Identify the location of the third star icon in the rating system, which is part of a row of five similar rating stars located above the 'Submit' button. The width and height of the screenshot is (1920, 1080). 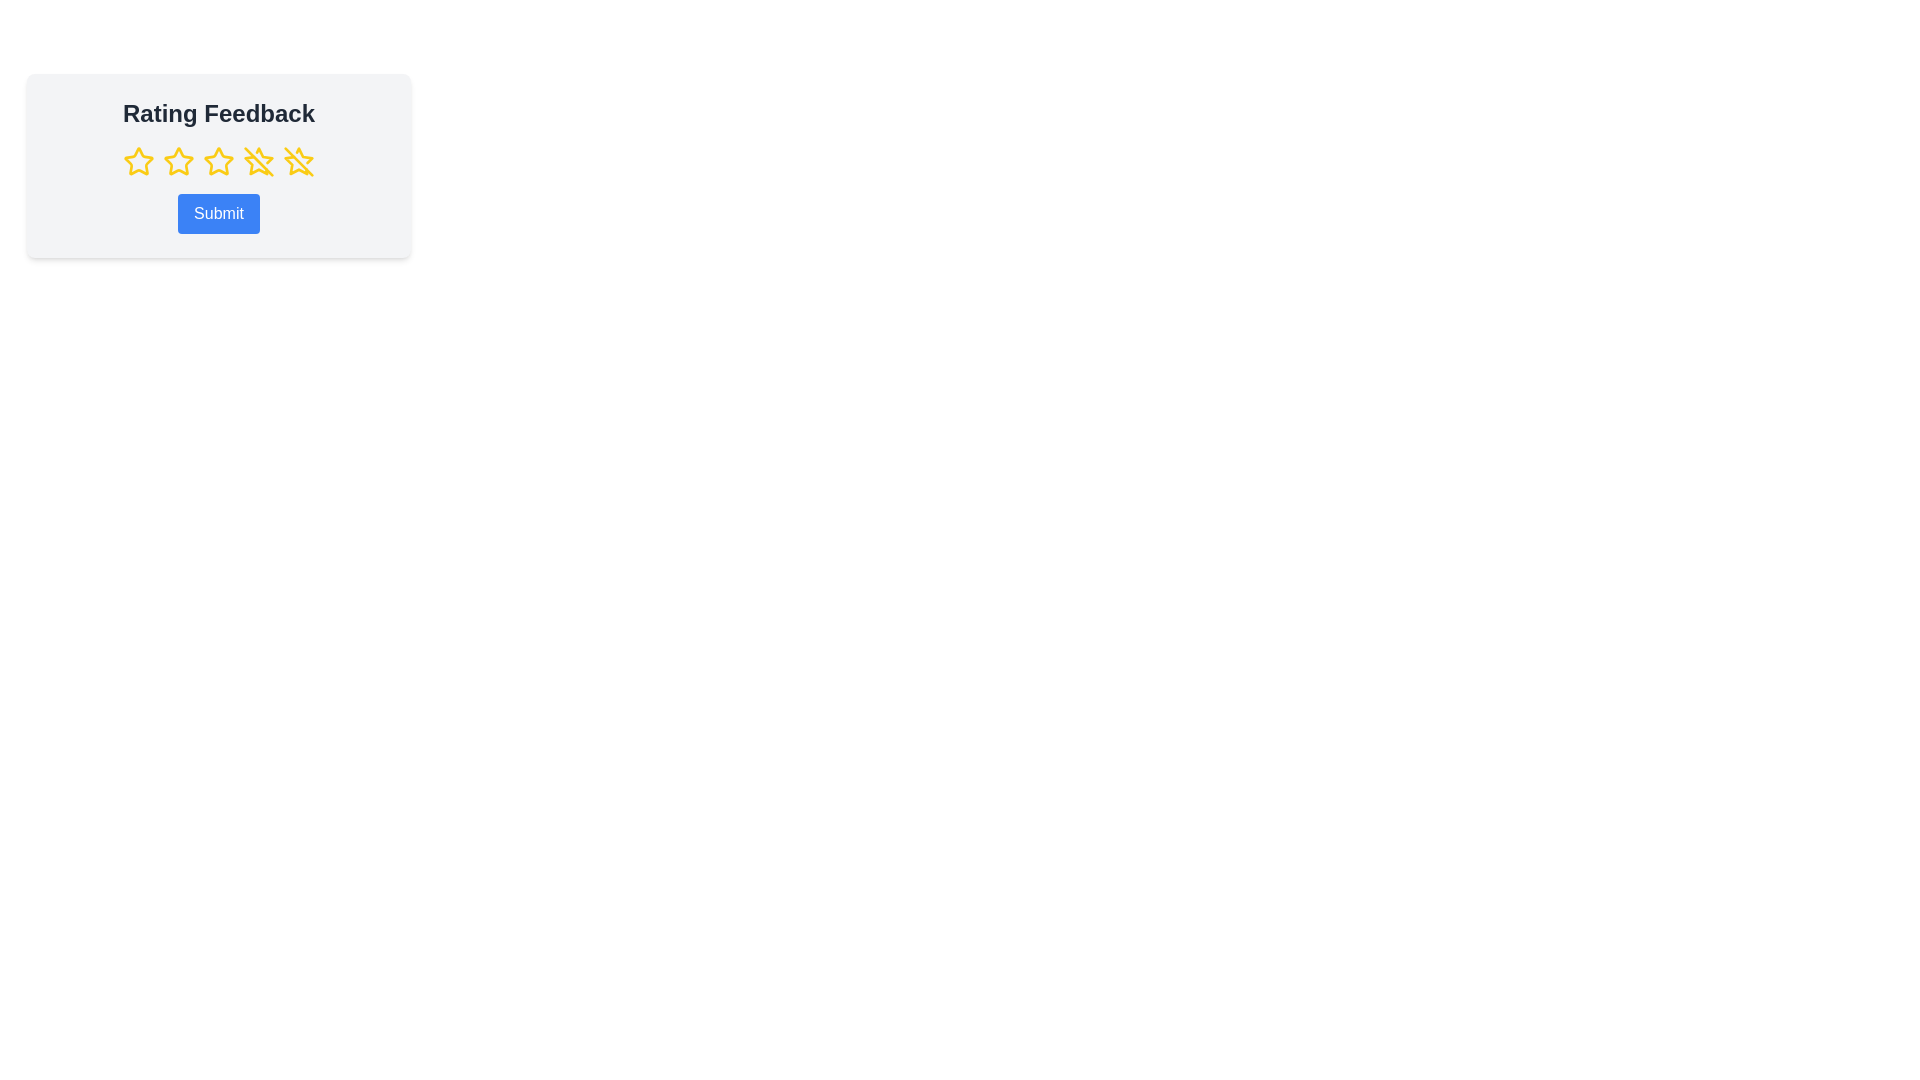
(219, 160).